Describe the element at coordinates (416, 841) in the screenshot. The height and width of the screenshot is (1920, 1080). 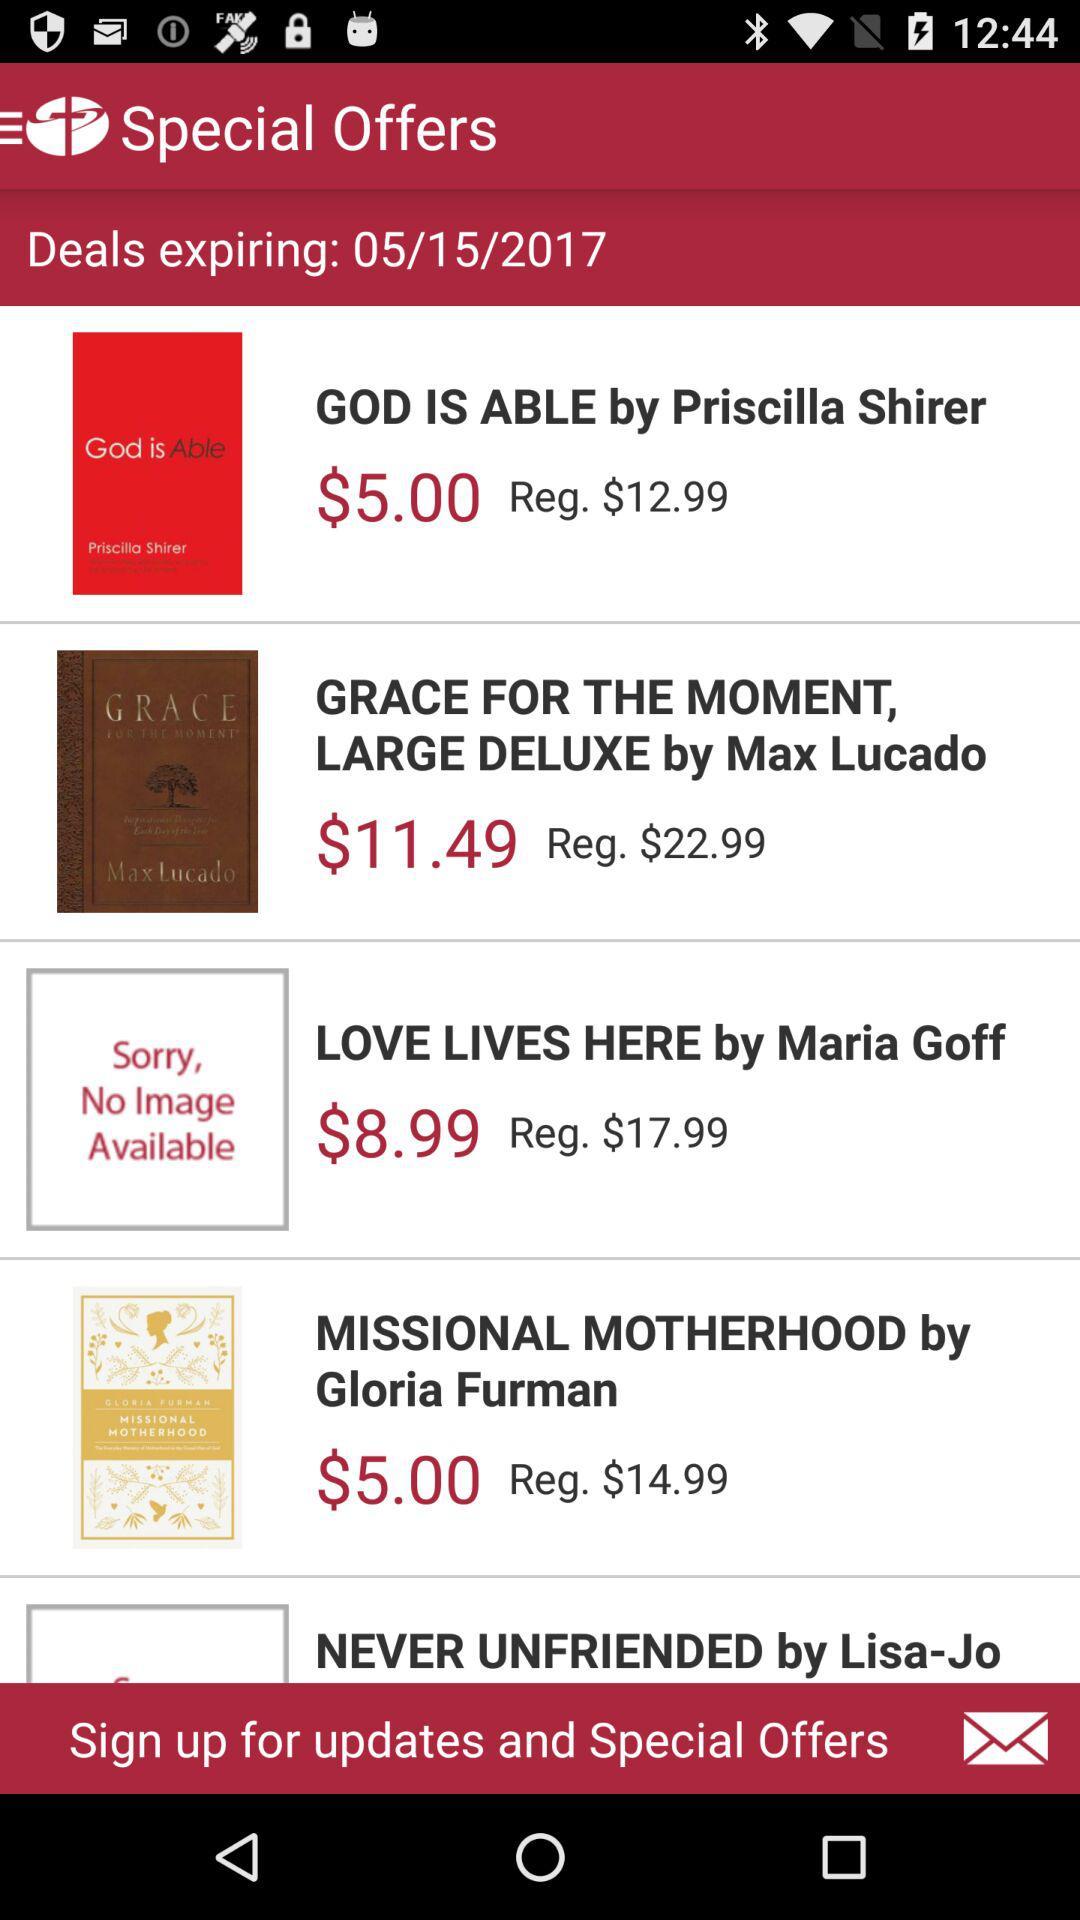
I see `the item above love lives here app` at that location.